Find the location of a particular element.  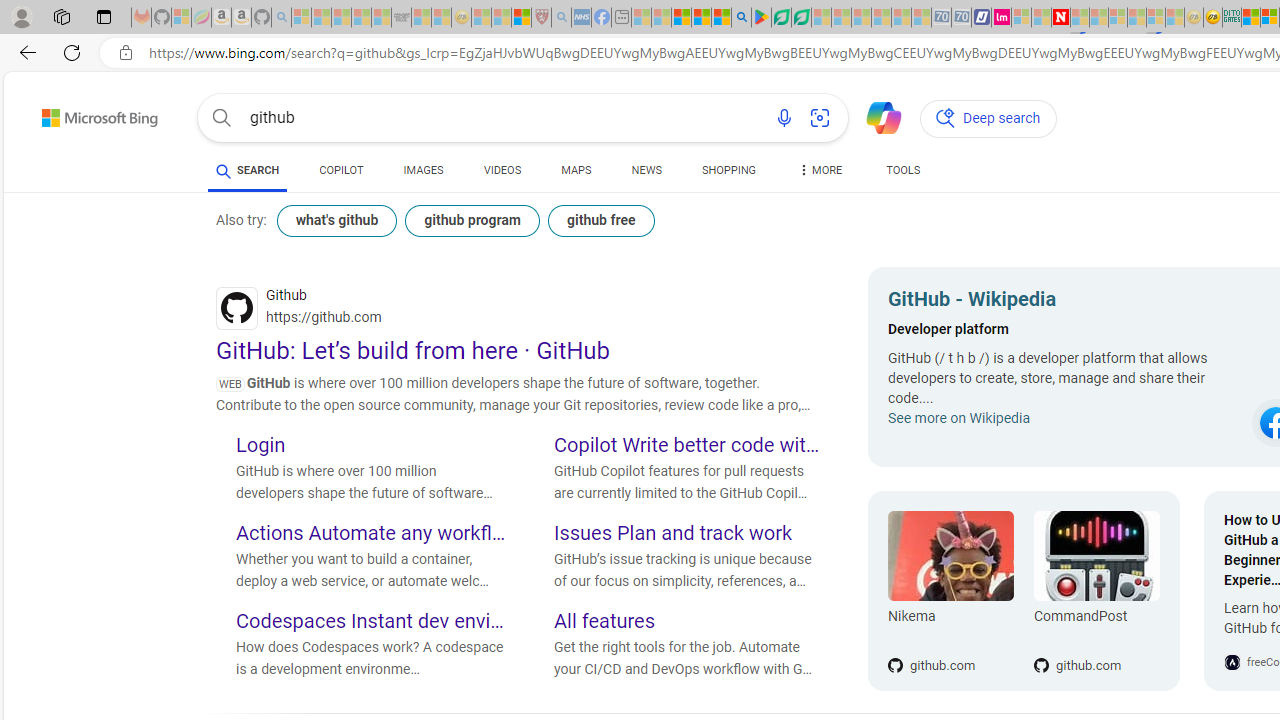

'SHOPPING' is located at coordinates (727, 172).